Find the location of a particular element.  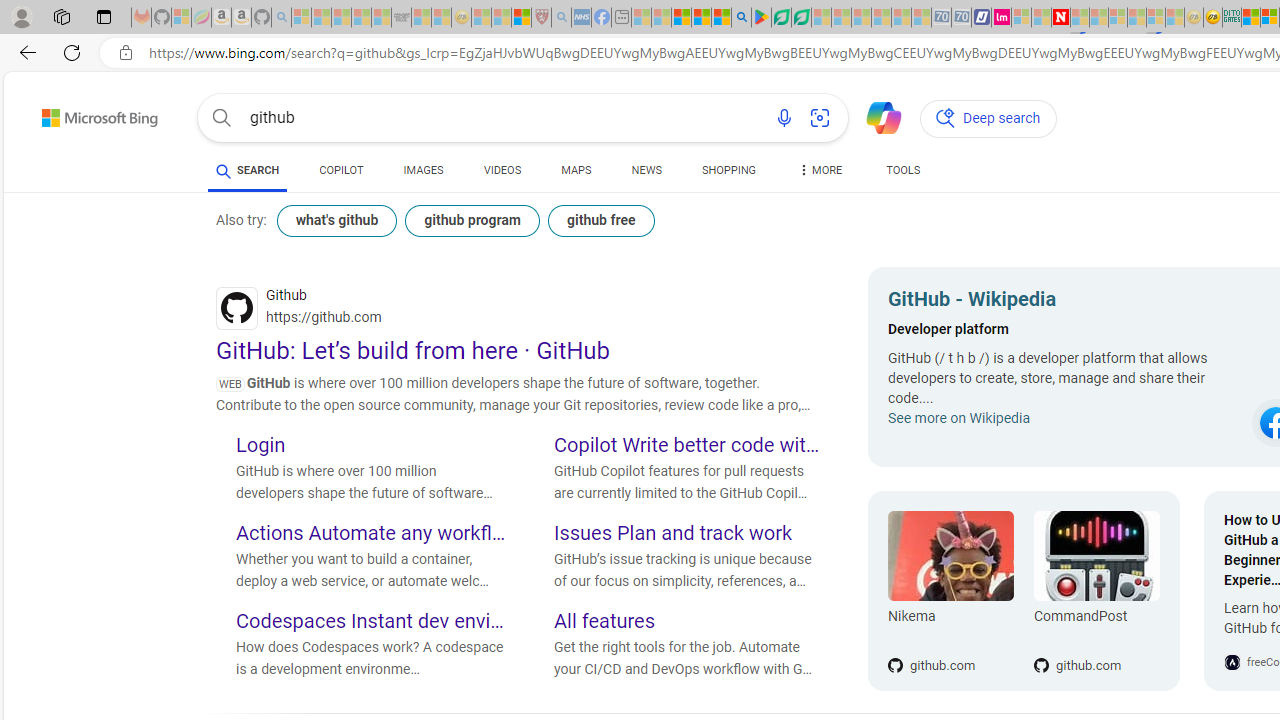

'SHOPPING' is located at coordinates (727, 172).